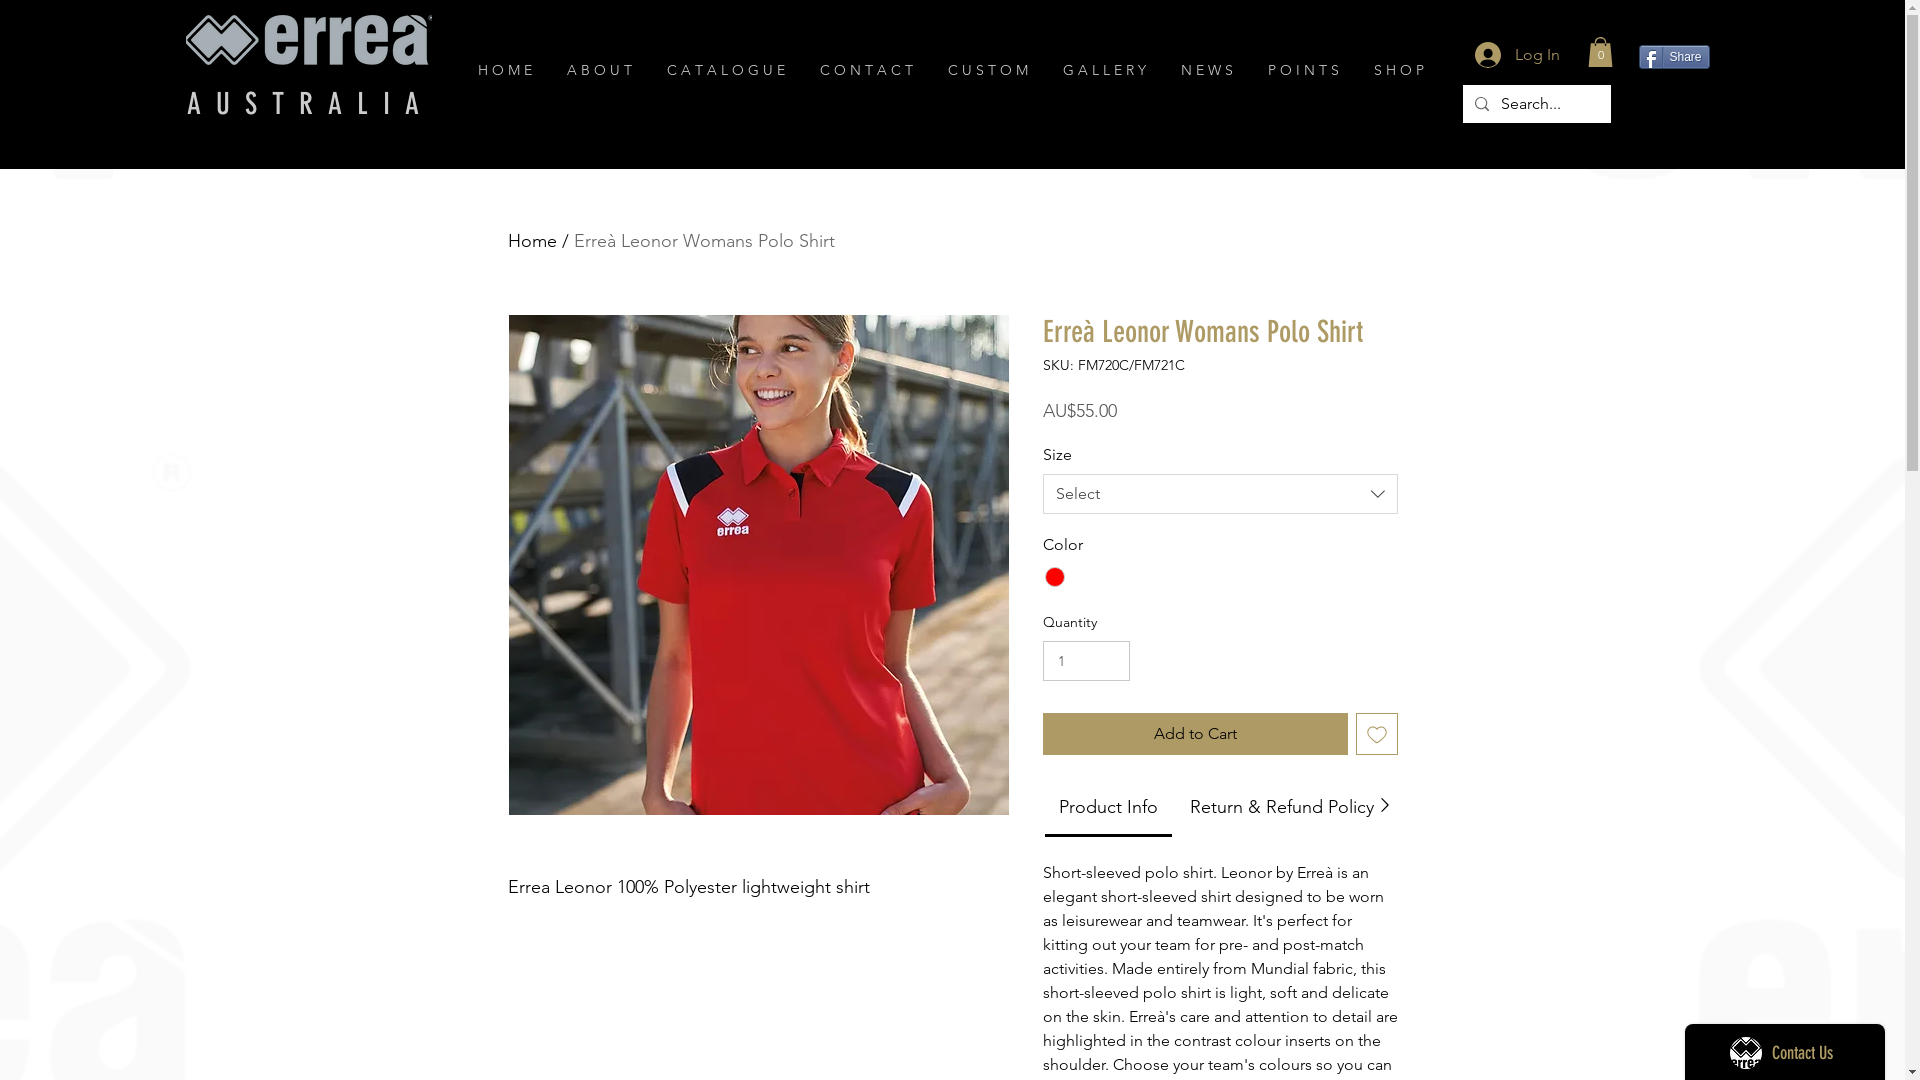 The image size is (1920, 1080). Describe the element at coordinates (532, 239) in the screenshot. I see `'Home'` at that location.